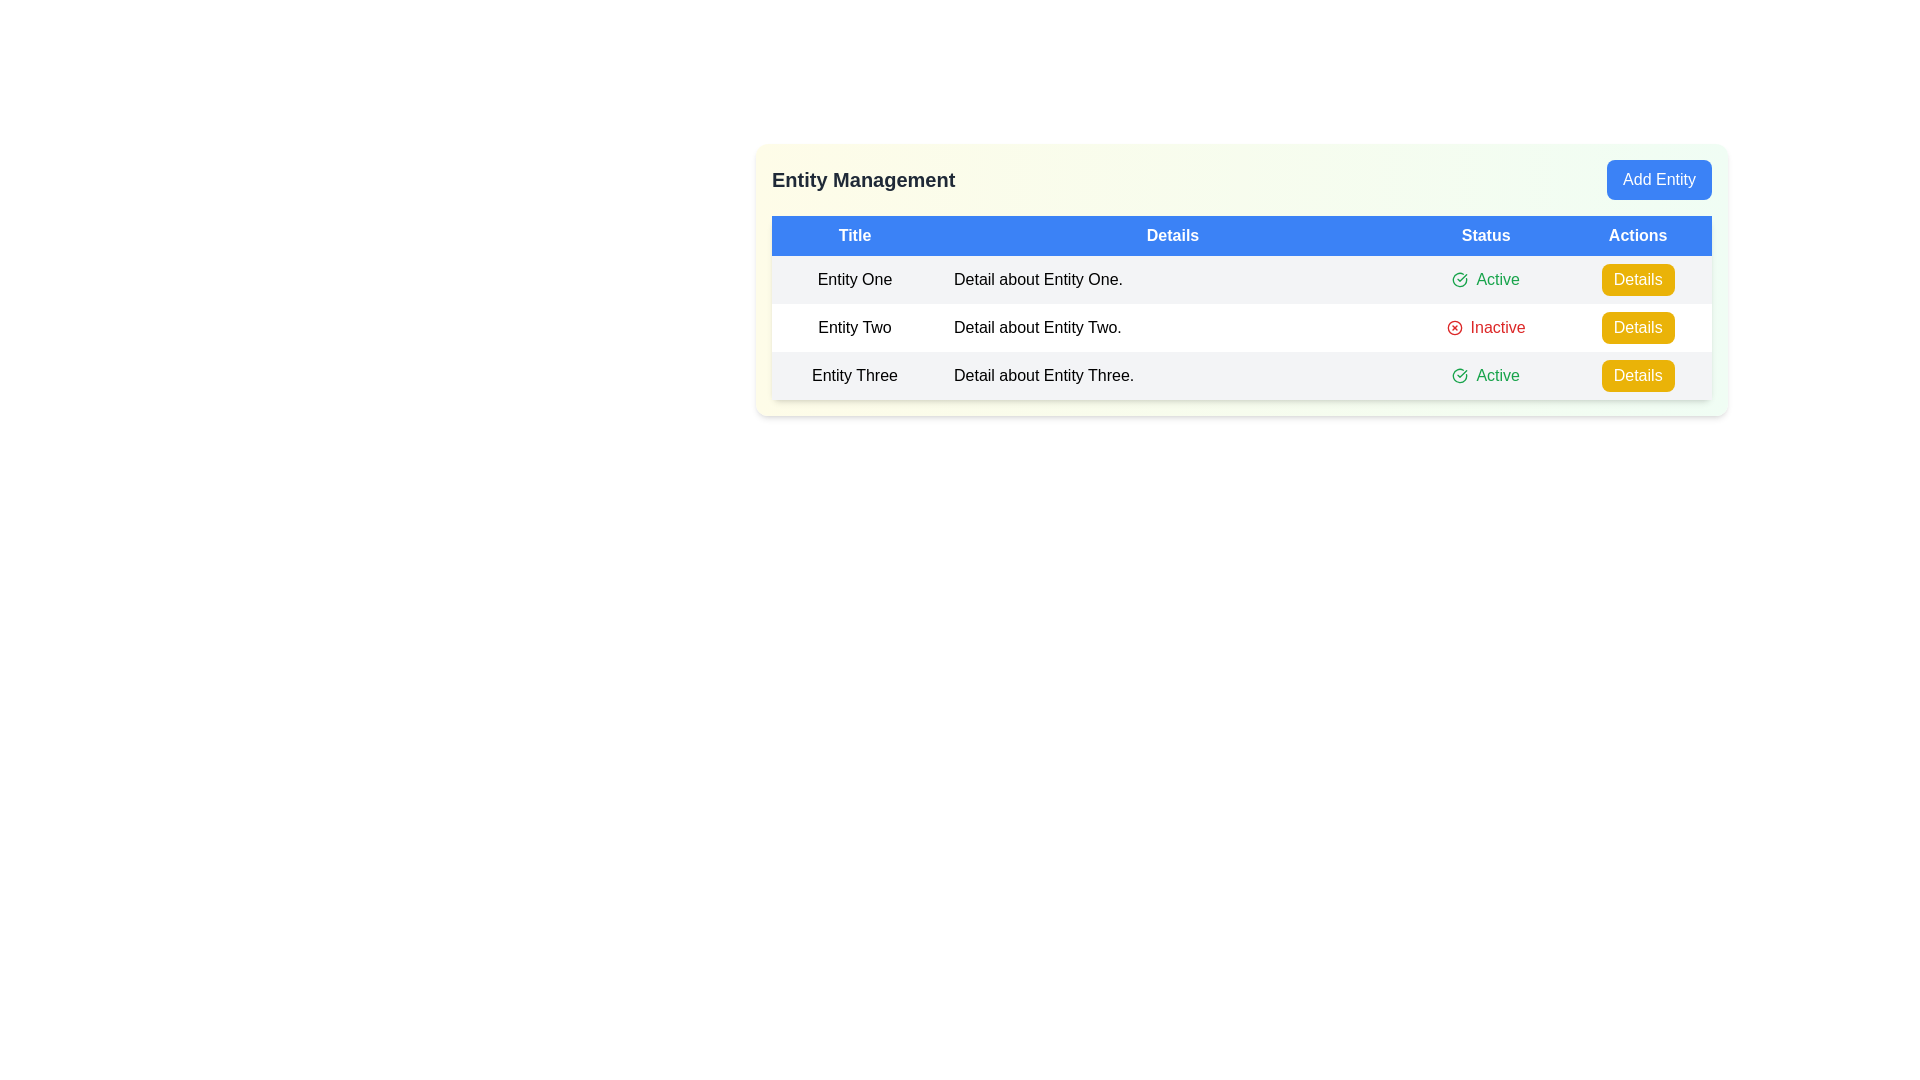 The image size is (1920, 1080). What do you see at coordinates (1460, 375) in the screenshot?
I see `the check mark icon within the circle in the 'Status' column of the third row, indicating active status` at bounding box center [1460, 375].